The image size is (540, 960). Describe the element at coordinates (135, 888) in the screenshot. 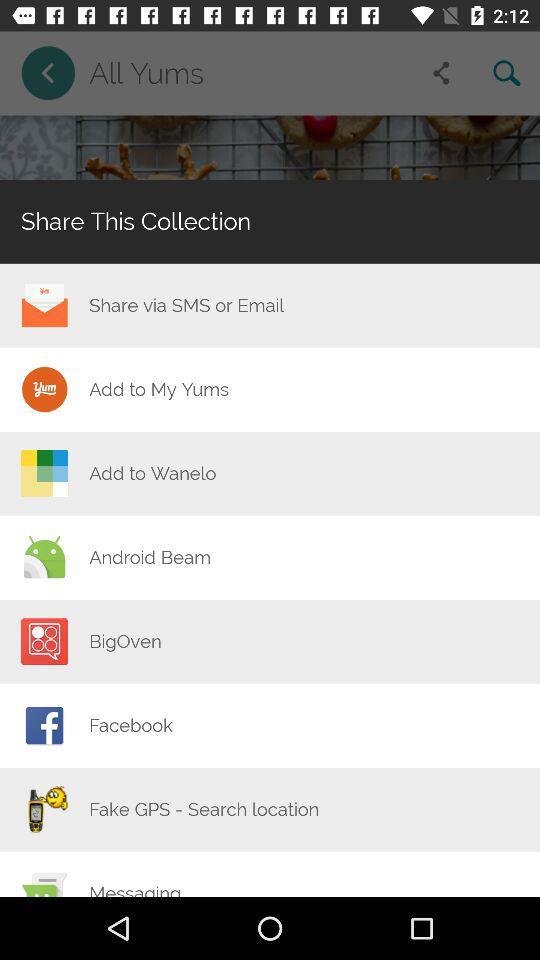

I see `the item below the fake gps search item` at that location.